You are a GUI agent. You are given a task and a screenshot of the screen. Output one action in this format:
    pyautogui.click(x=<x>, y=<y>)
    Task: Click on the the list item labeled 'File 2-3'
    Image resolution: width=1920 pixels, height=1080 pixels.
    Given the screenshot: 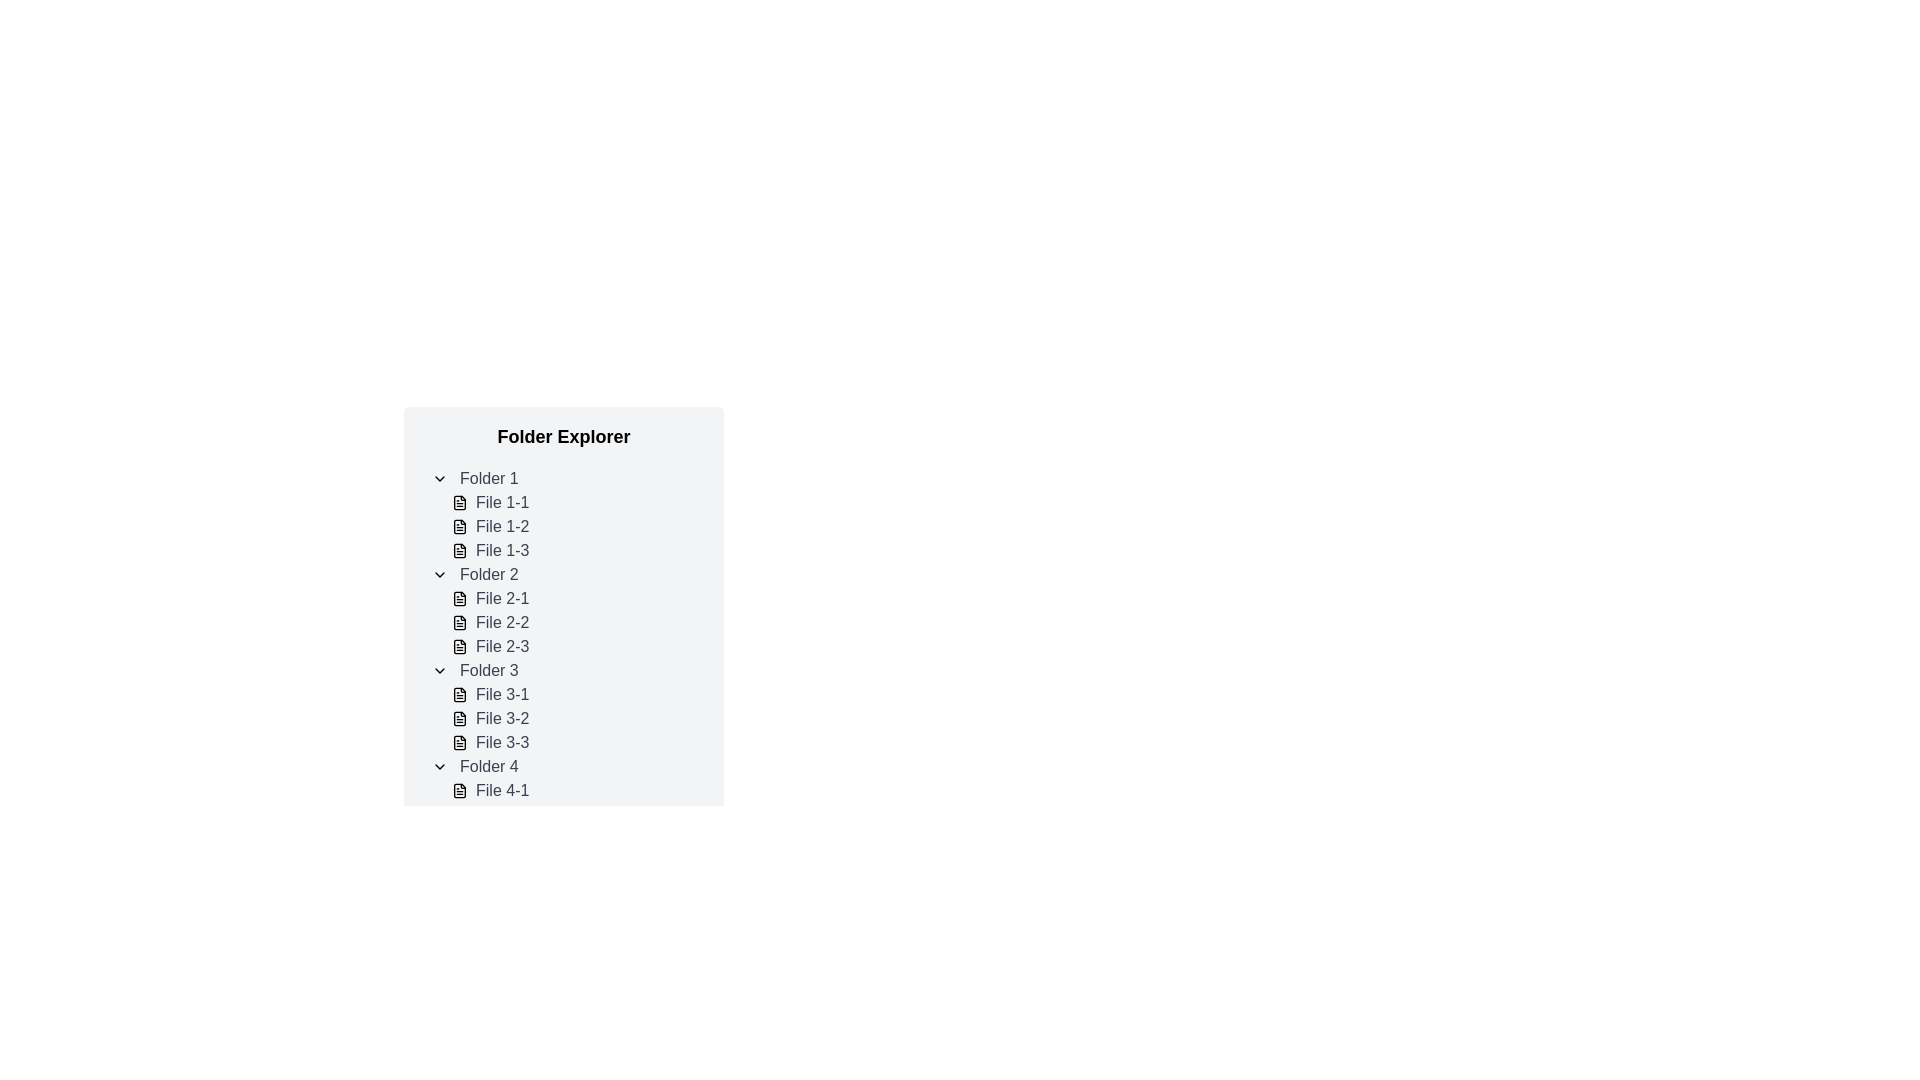 What is the action you would take?
    pyautogui.click(x=579, y=647)
    